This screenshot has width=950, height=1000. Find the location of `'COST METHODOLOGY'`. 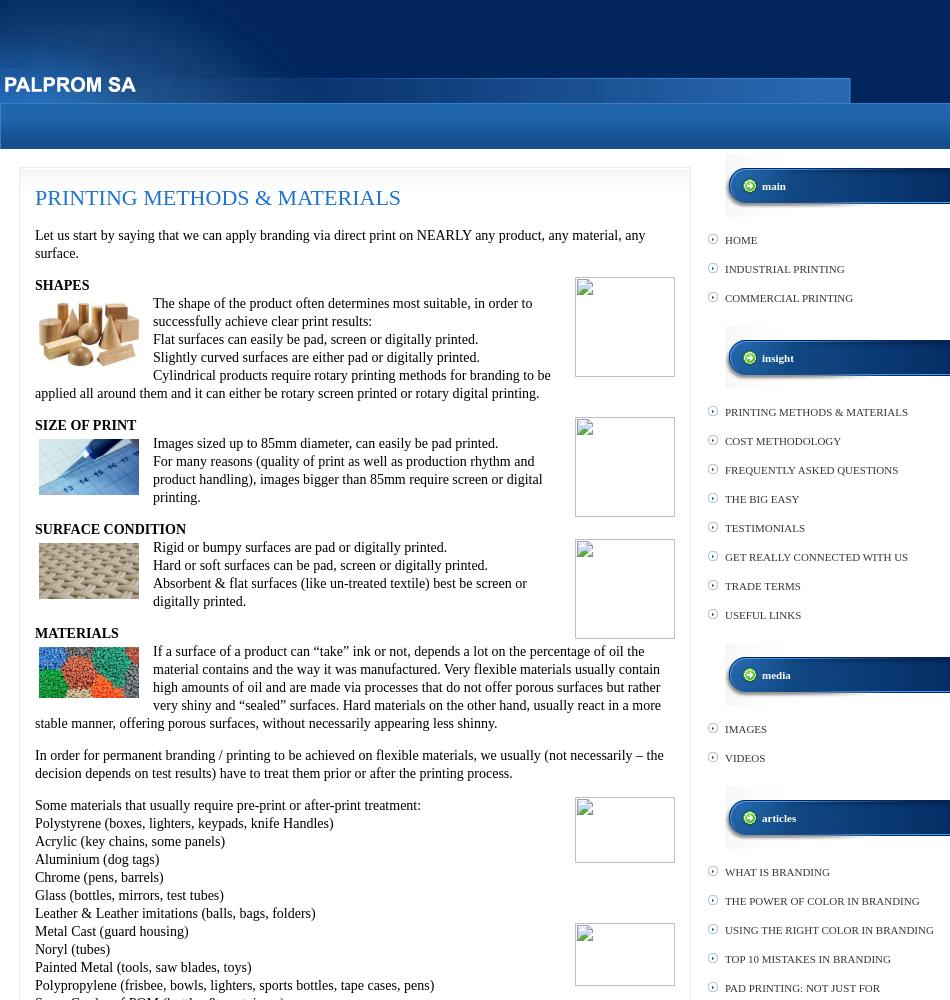

'COST METHODOLOGY' is located at coordinates (724, 440).